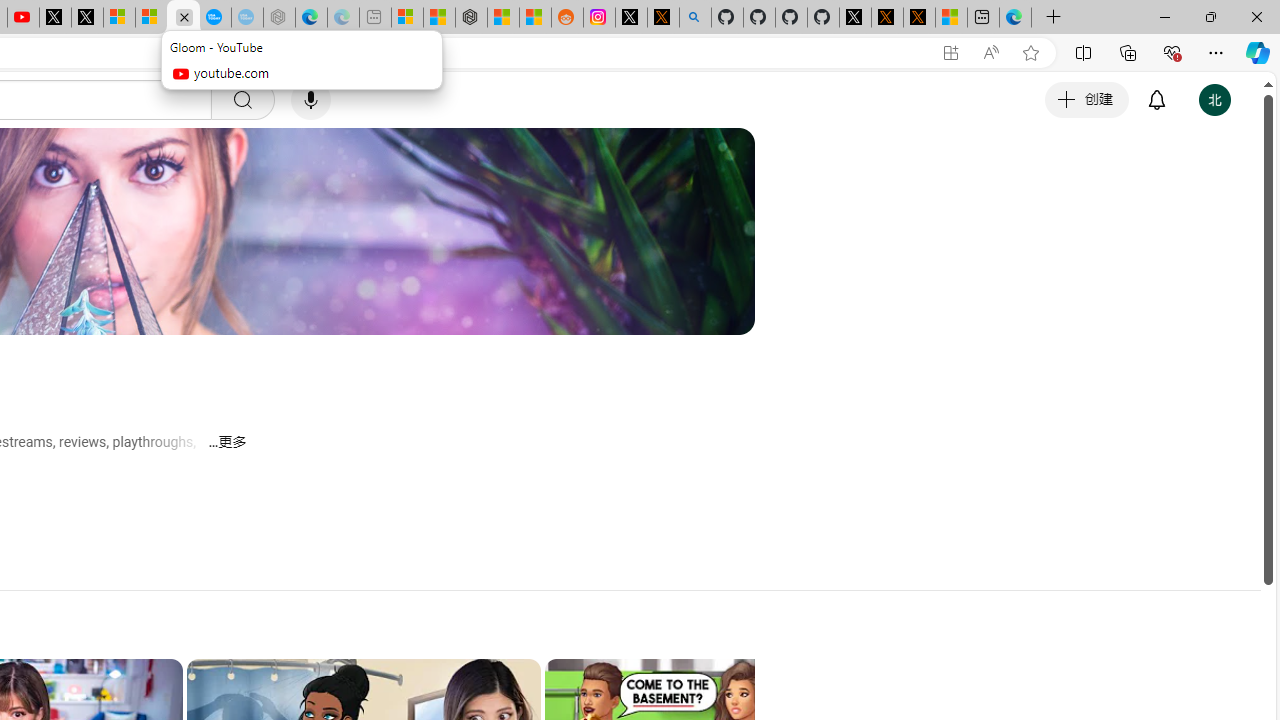 The height and width of the screenshot is (720, 1280). What do you see at coordinates (375, 17) in the screenshot?
I see `'New tab - Sleeping'` at bounding box center [375, 17].